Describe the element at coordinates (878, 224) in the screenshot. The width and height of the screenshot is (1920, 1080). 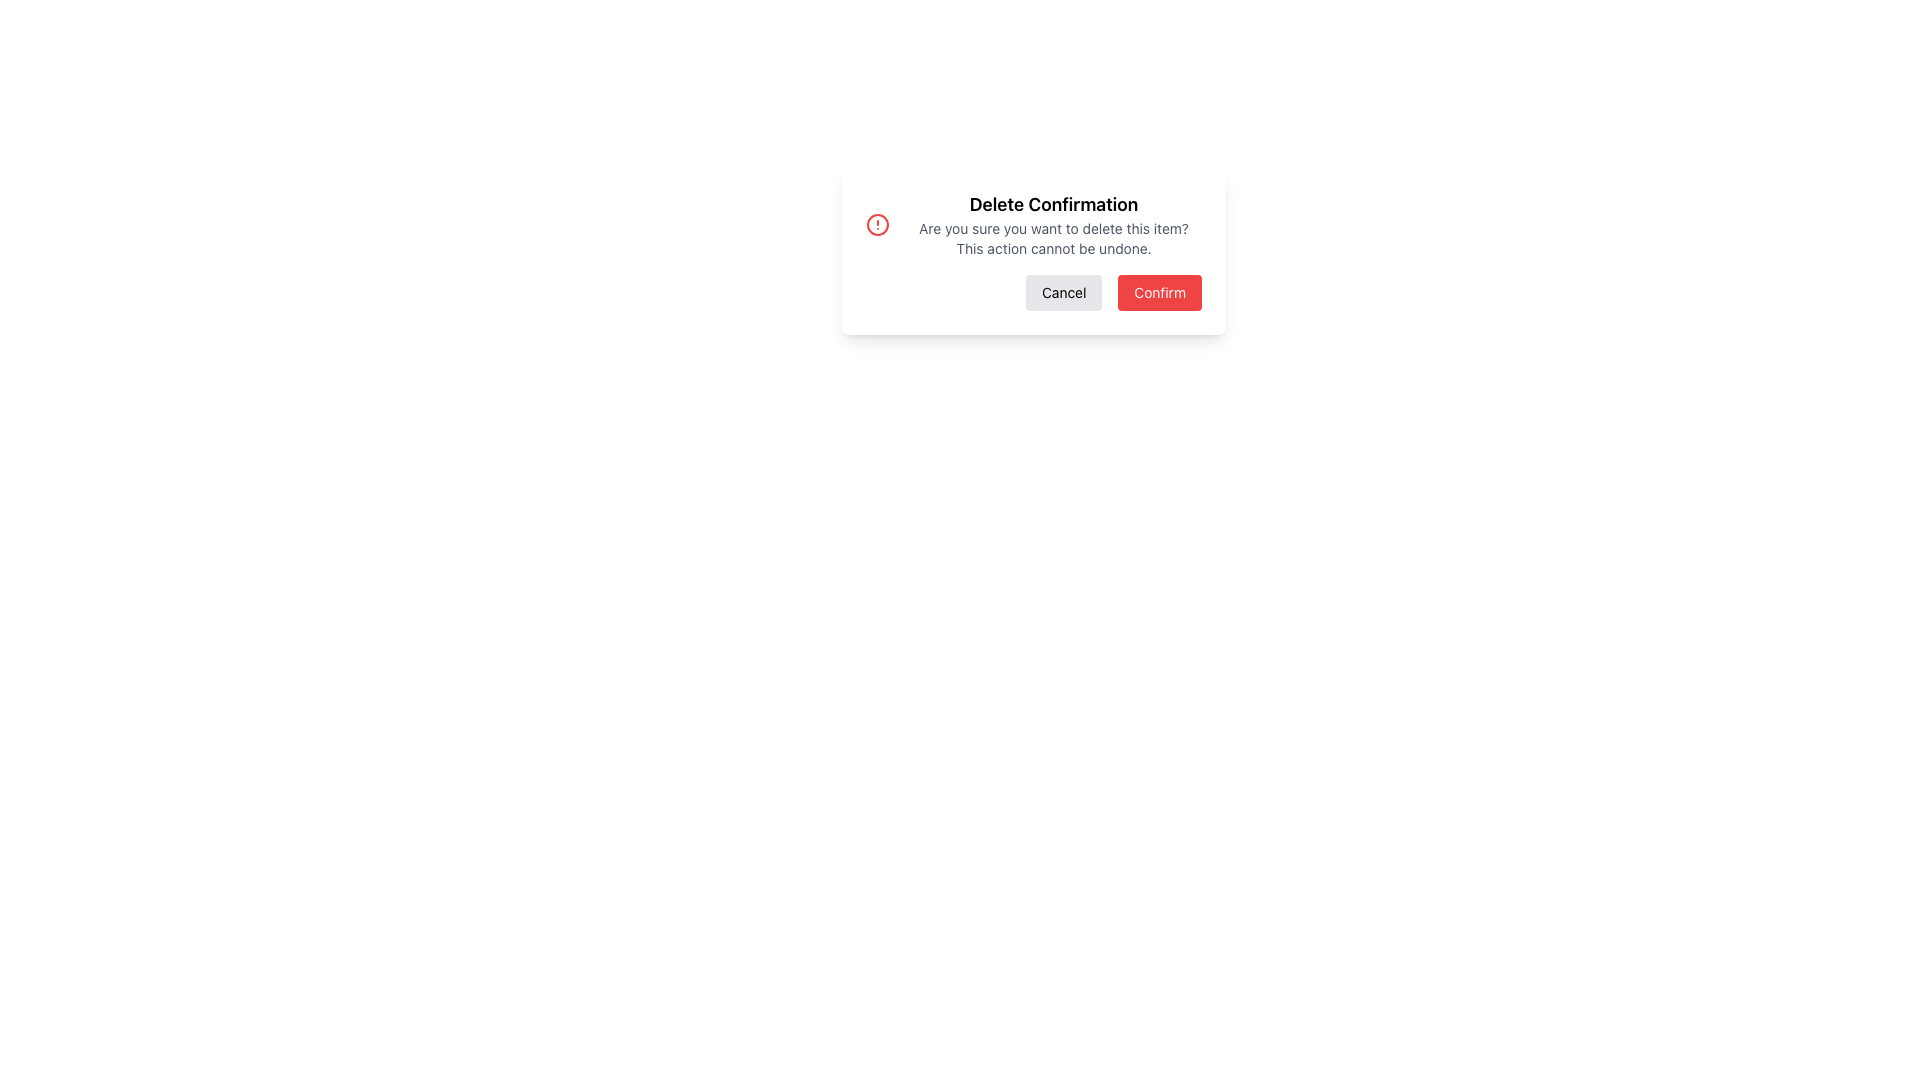
I see `the red circular decorative graphic icon located in the upper-left section of the 'Delete Confirmation' modal dialog` at that location.